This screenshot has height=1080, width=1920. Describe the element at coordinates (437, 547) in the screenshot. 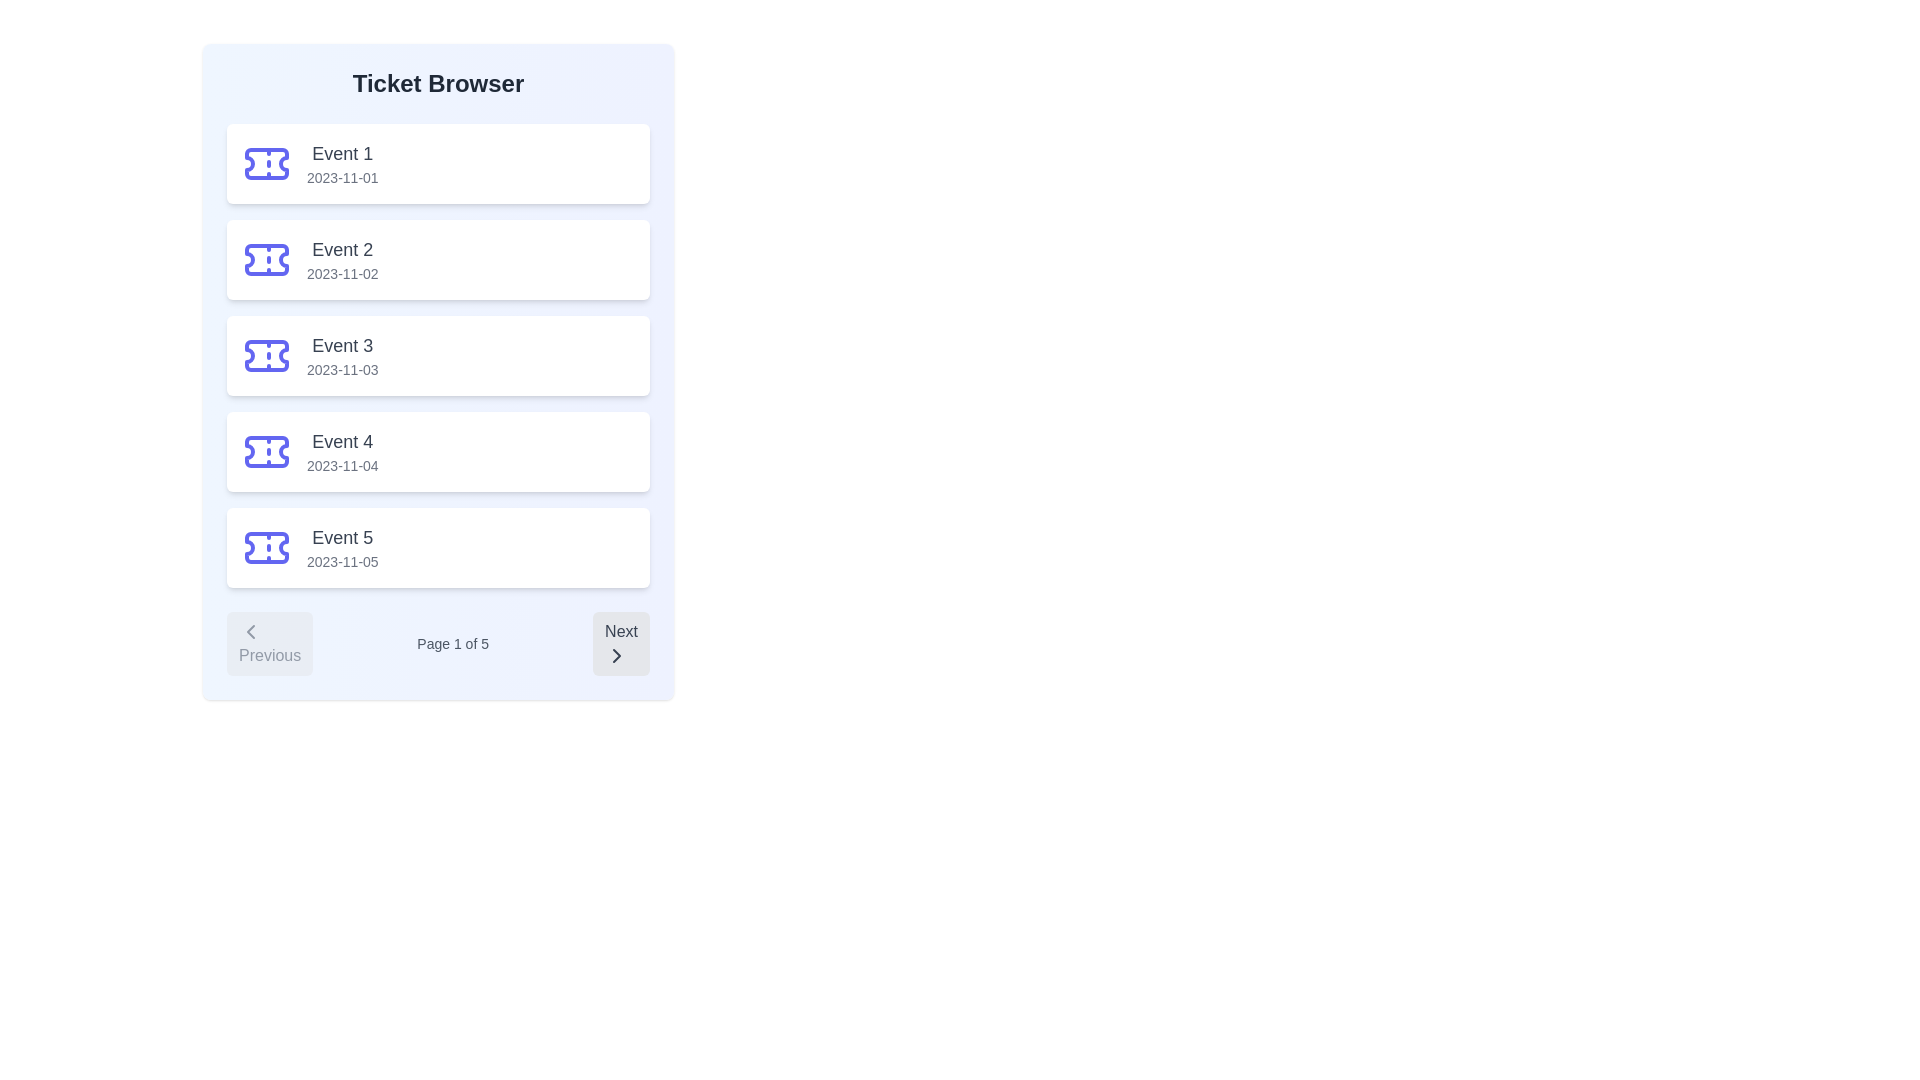

I see `to select the event represented by the fifth List item card located at the bottom of the vertical list, displaying its name and date` at that location.